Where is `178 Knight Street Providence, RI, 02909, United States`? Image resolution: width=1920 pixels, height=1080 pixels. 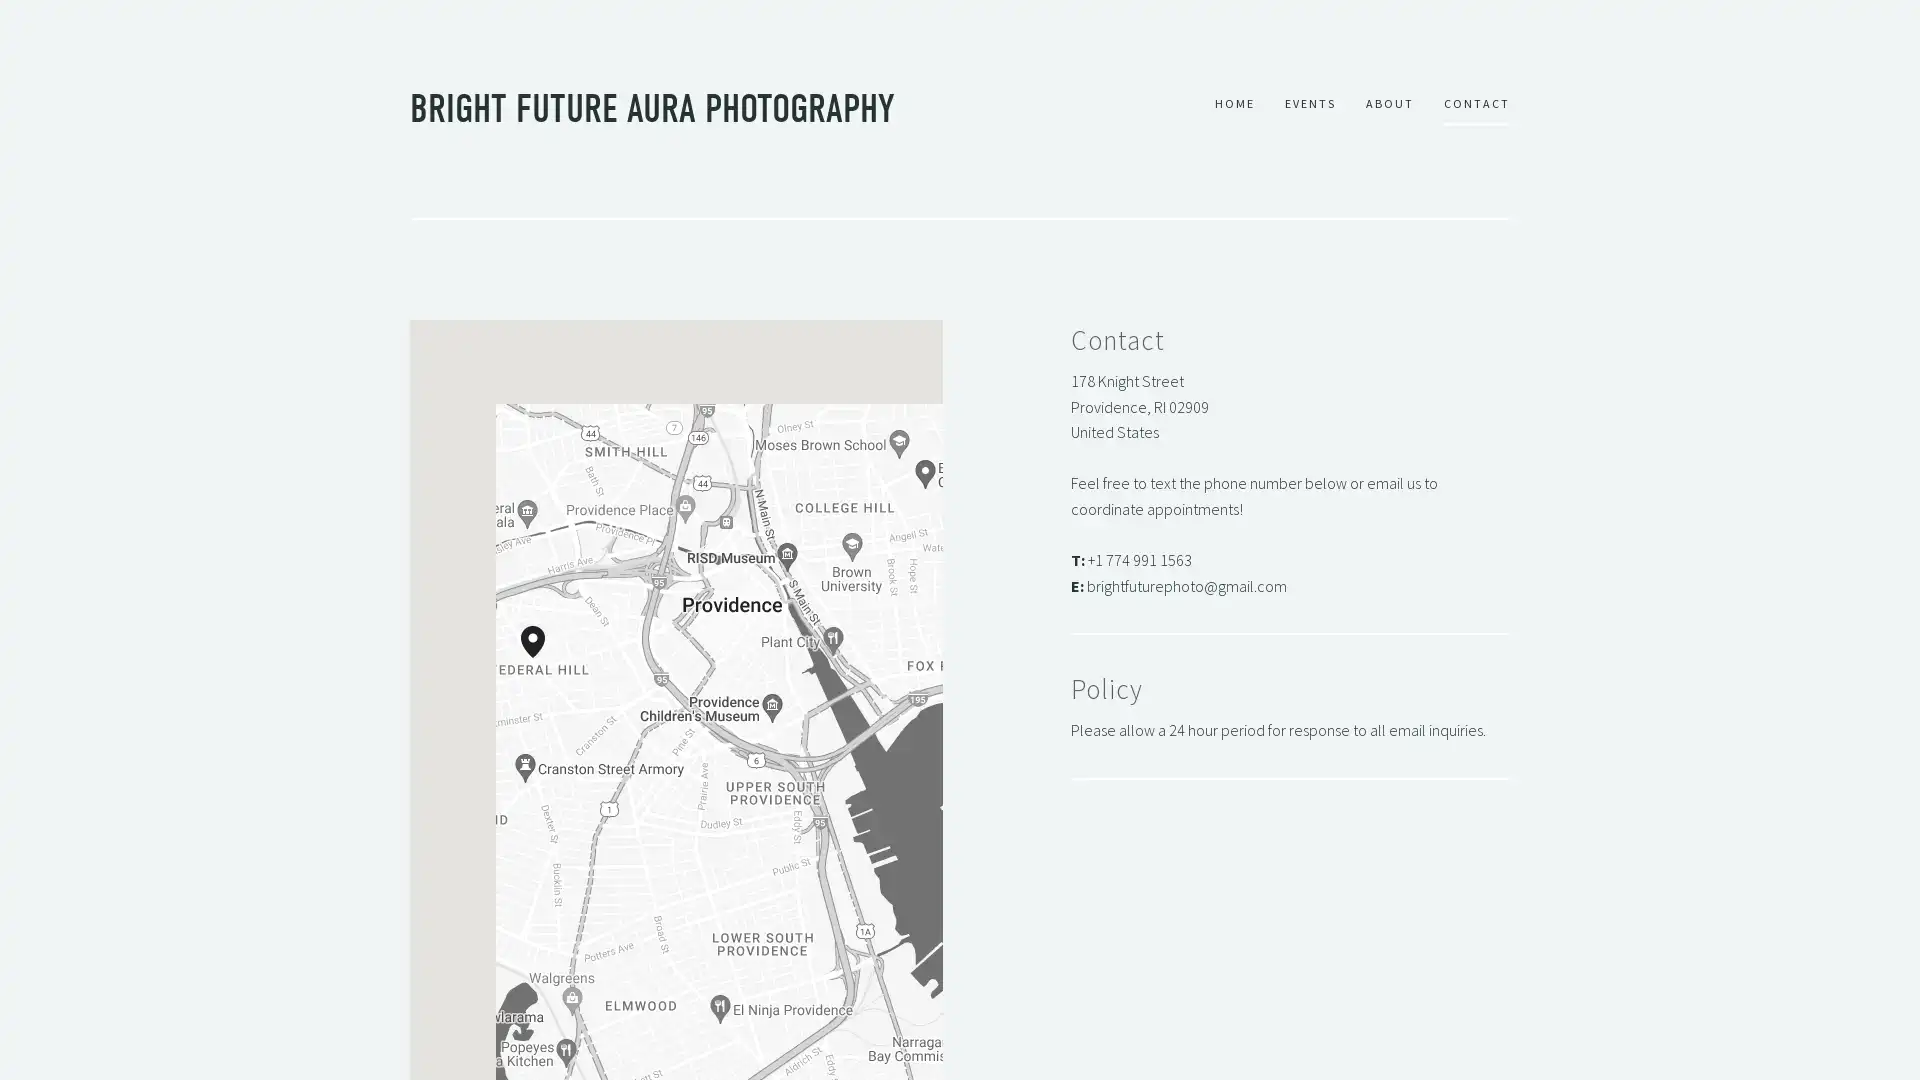 178 Knight Street Providence, RI, 02909, United States is located at coordinates (543, 658).